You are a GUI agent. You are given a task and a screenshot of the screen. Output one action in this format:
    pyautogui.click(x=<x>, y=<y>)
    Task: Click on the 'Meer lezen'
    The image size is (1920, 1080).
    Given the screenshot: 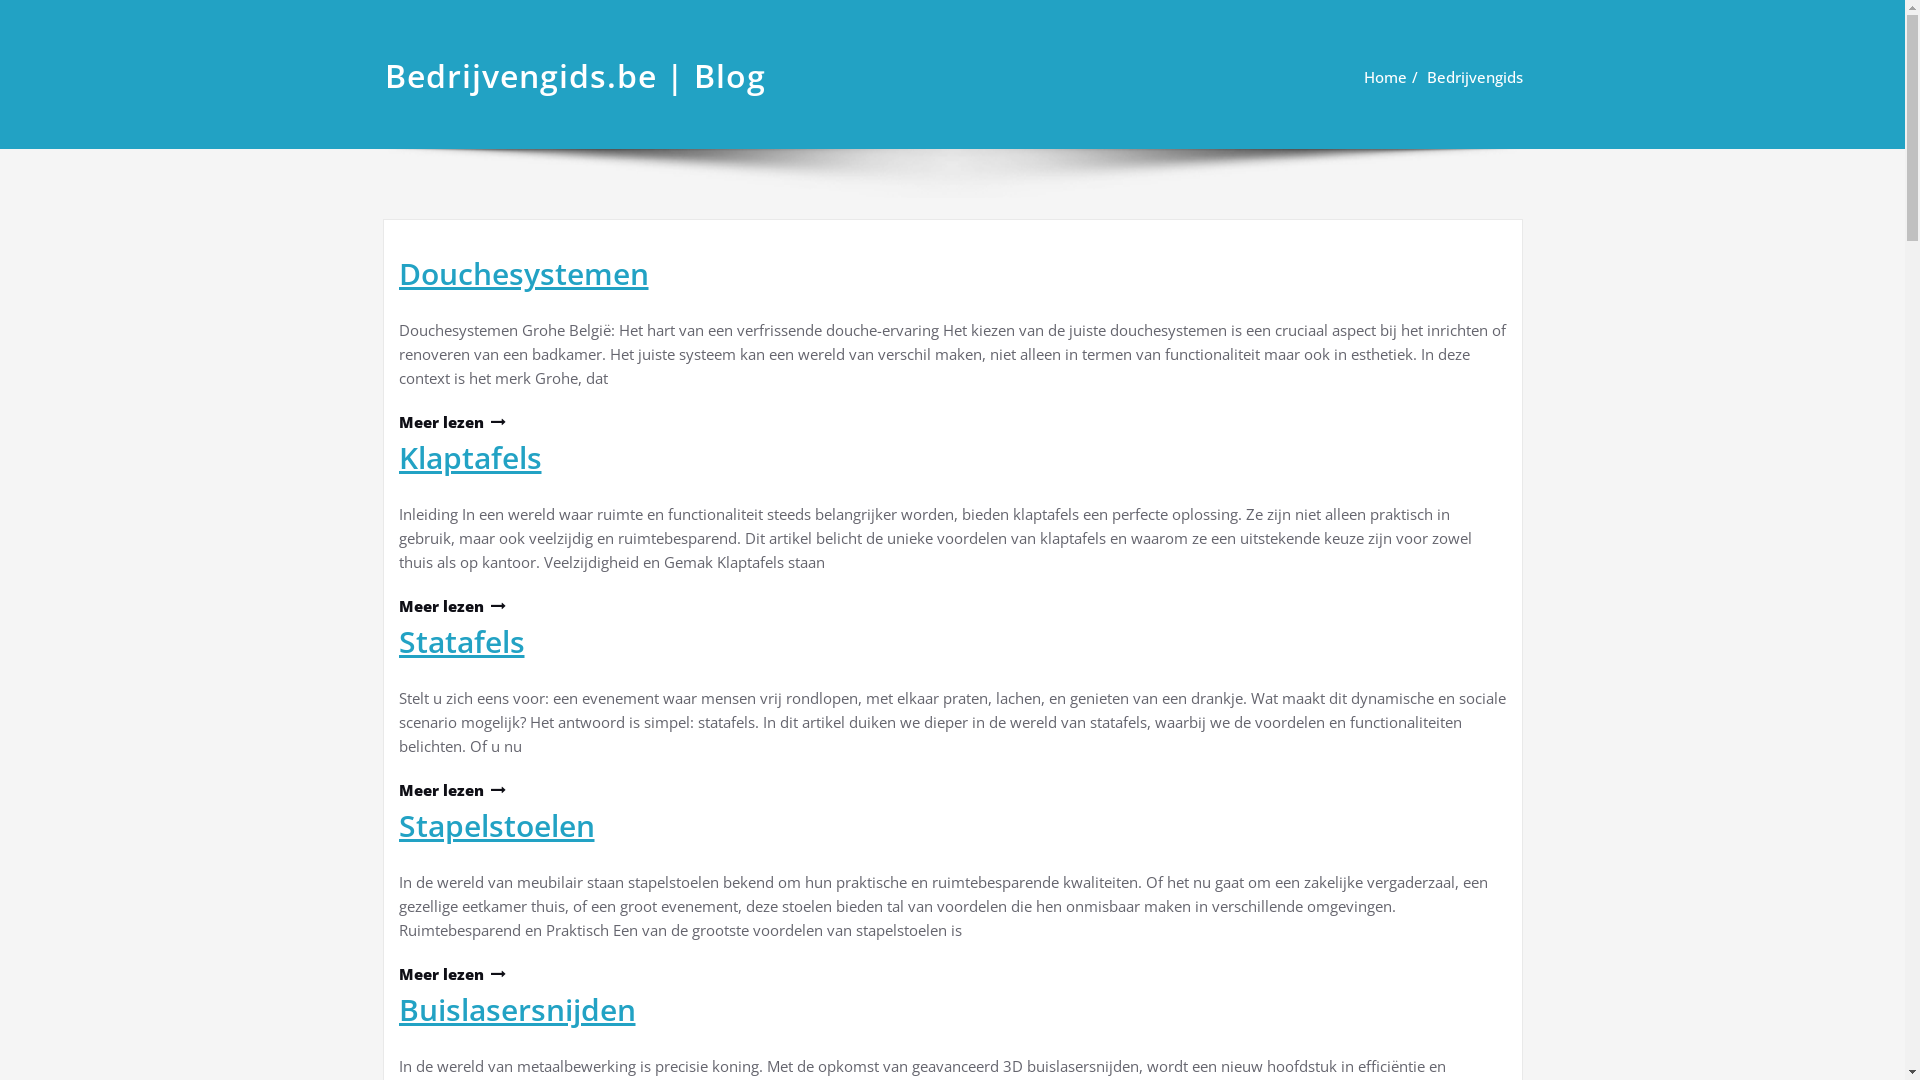 What is the action you would take?
    pyautogui.click(x=450, y=973)
    